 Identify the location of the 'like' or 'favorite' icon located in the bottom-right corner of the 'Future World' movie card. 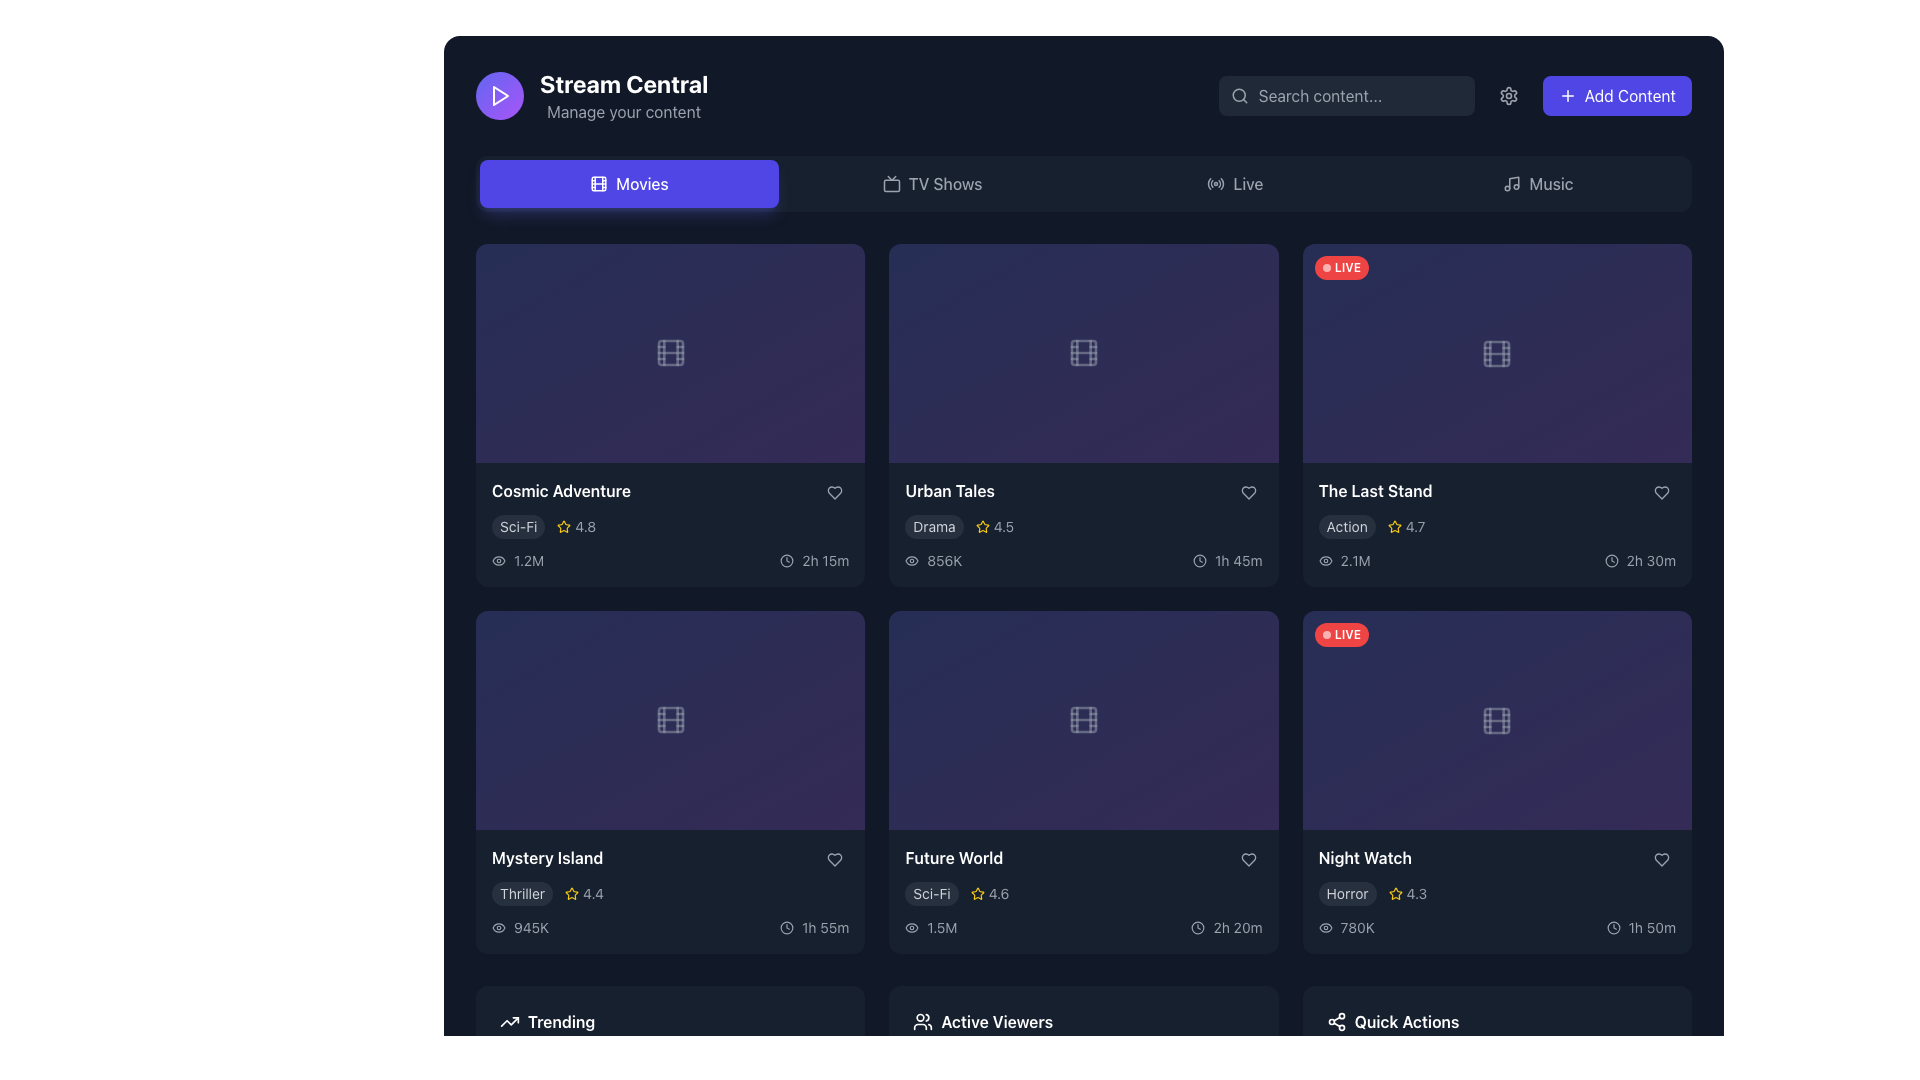
(1247, 859).